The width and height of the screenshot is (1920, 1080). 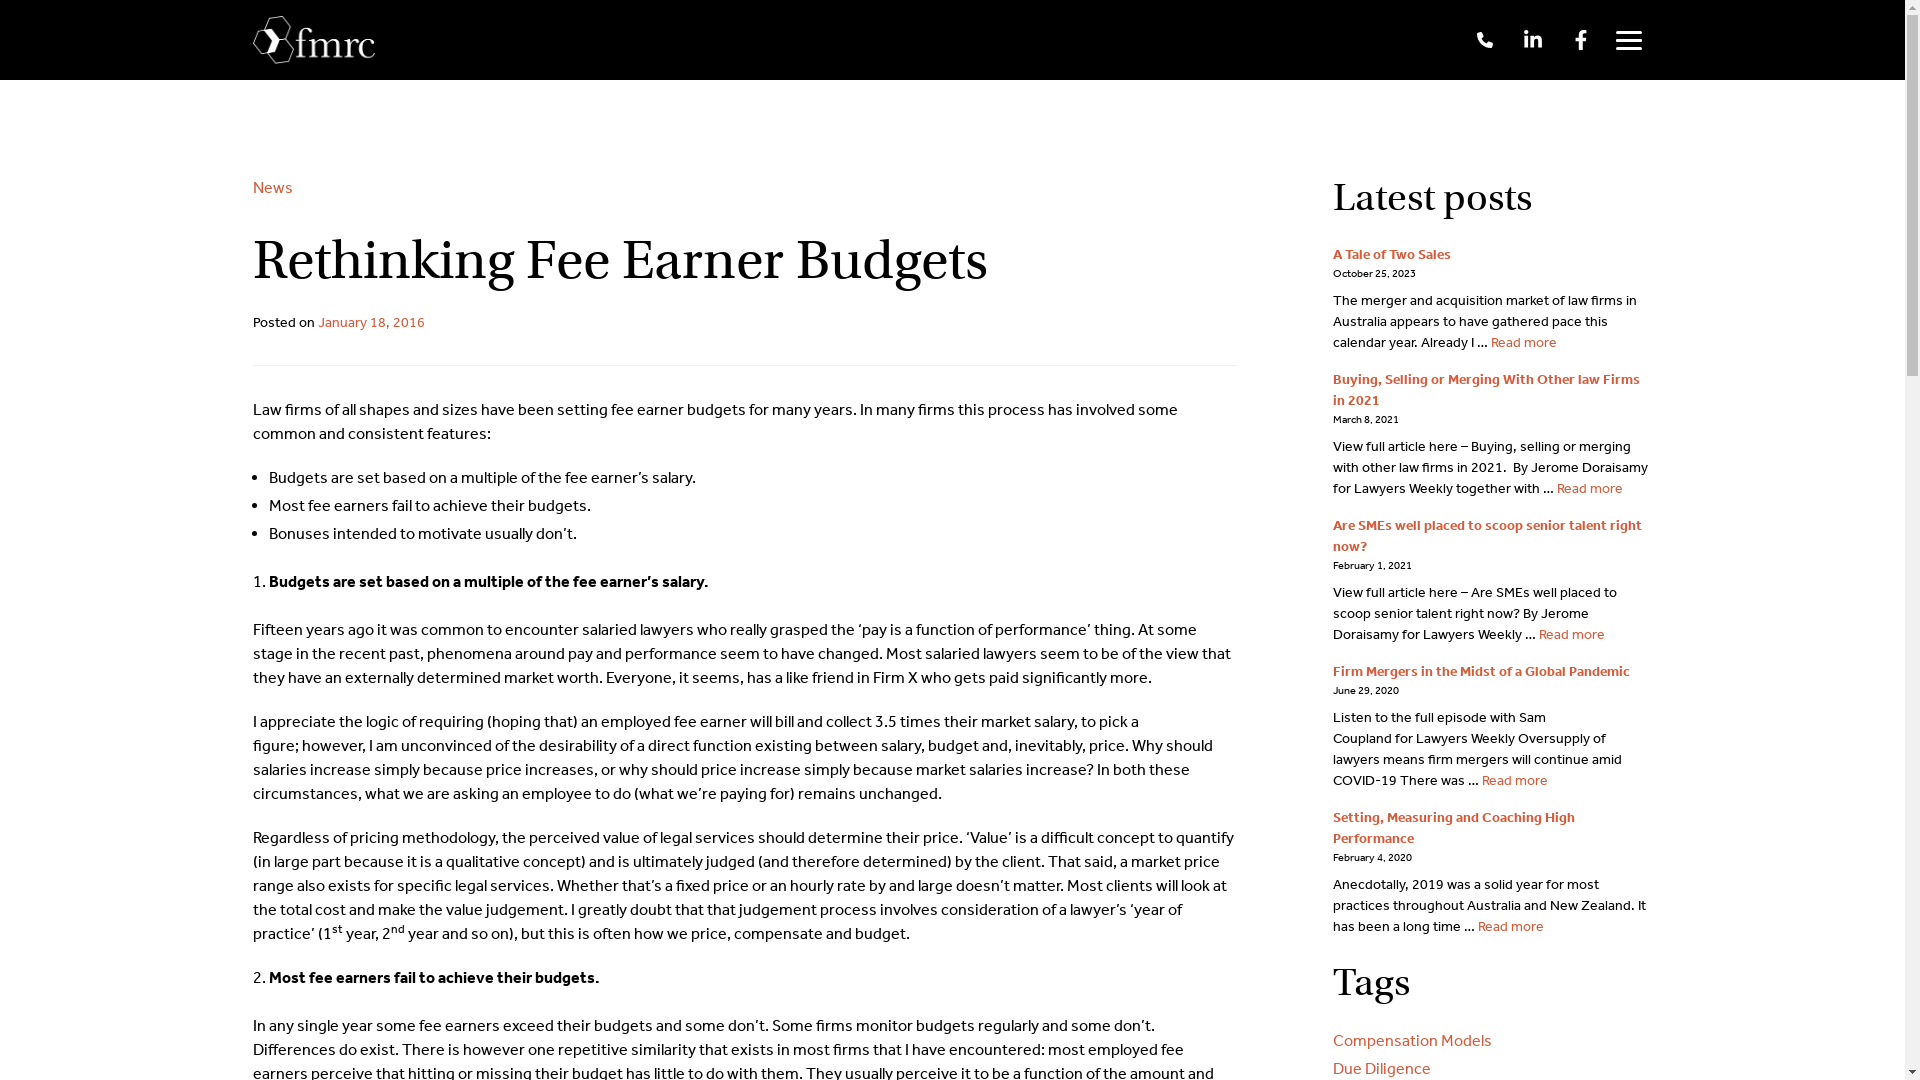 What do you see at coordinates (1480, 671) in the screenshot?
I see `'Firm Mergers in the Midst of a Global Pandemic'` at bounding box center [1480, 671].